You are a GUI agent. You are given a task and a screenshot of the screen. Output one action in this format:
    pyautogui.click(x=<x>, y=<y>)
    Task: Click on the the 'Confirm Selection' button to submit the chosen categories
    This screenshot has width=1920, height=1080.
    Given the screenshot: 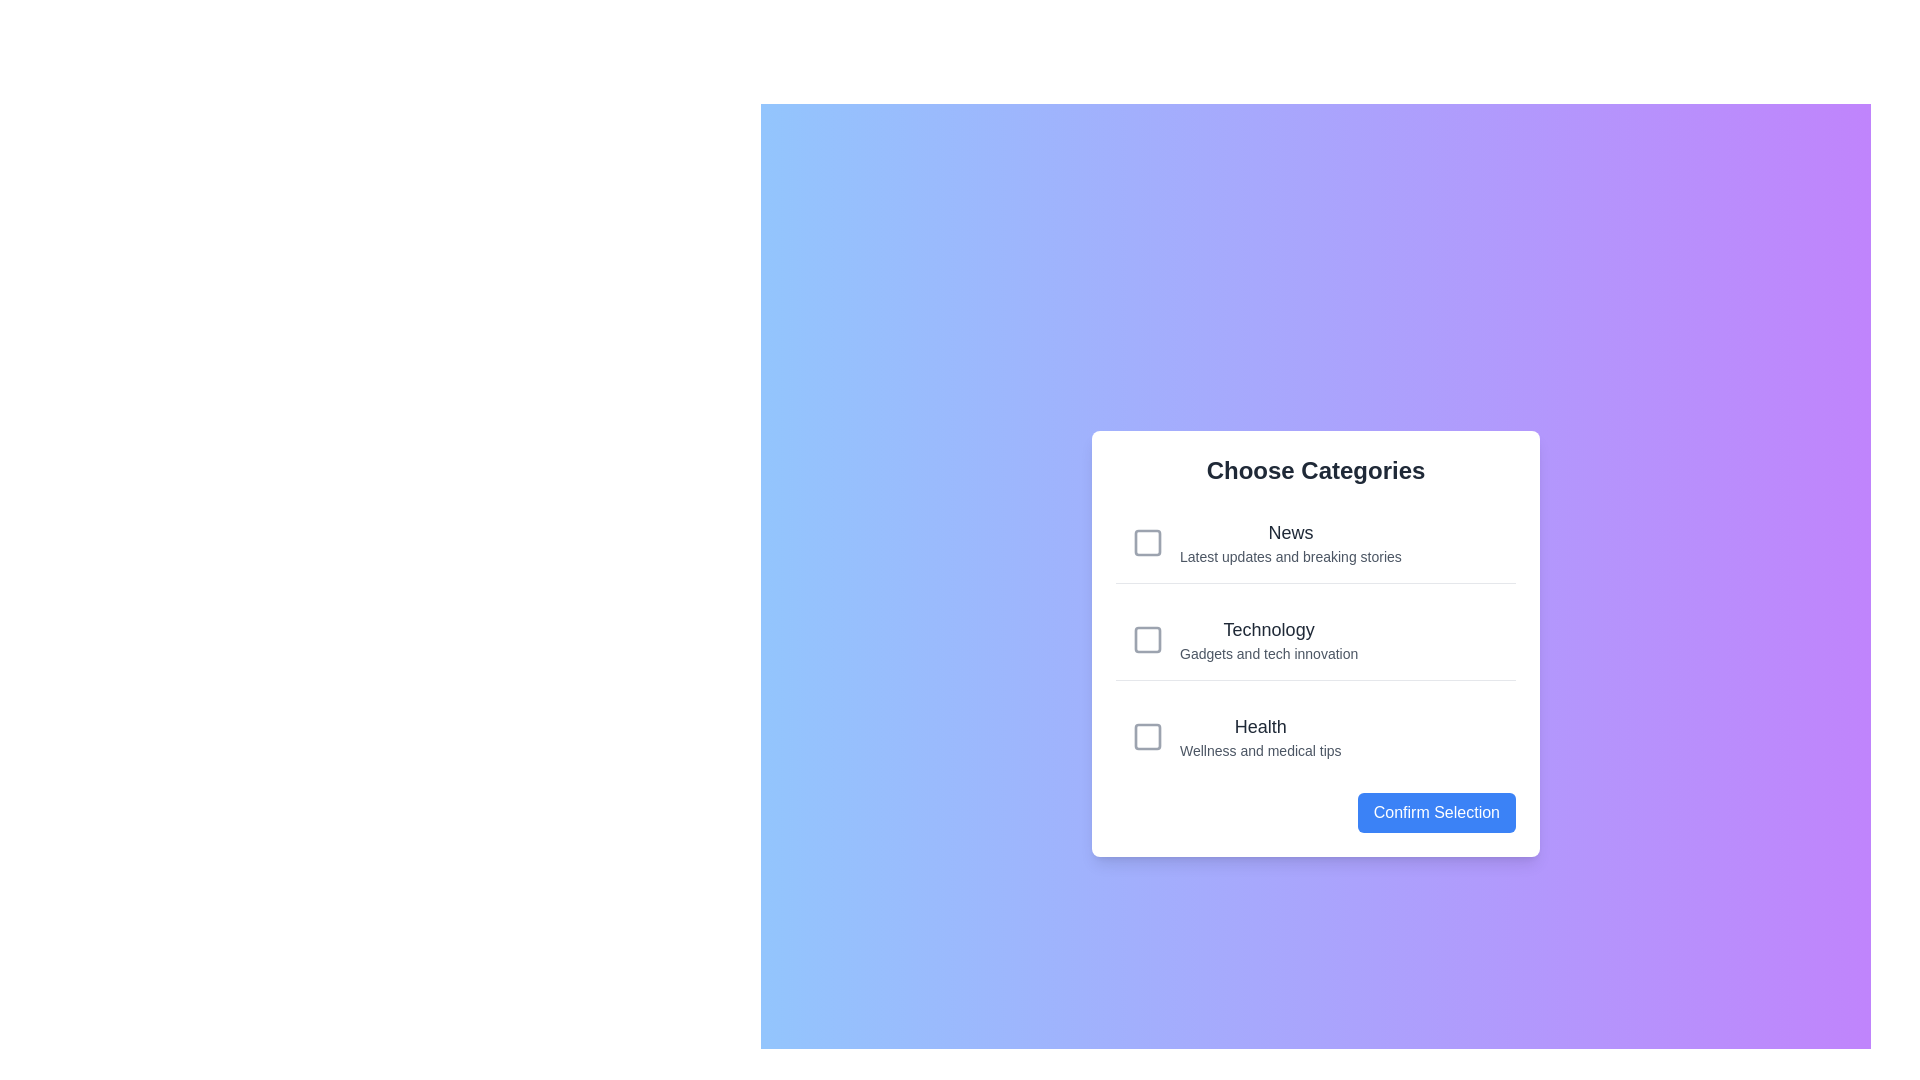 What is the action you would take?
    pyautogui.click(x=1435, y=813)
    